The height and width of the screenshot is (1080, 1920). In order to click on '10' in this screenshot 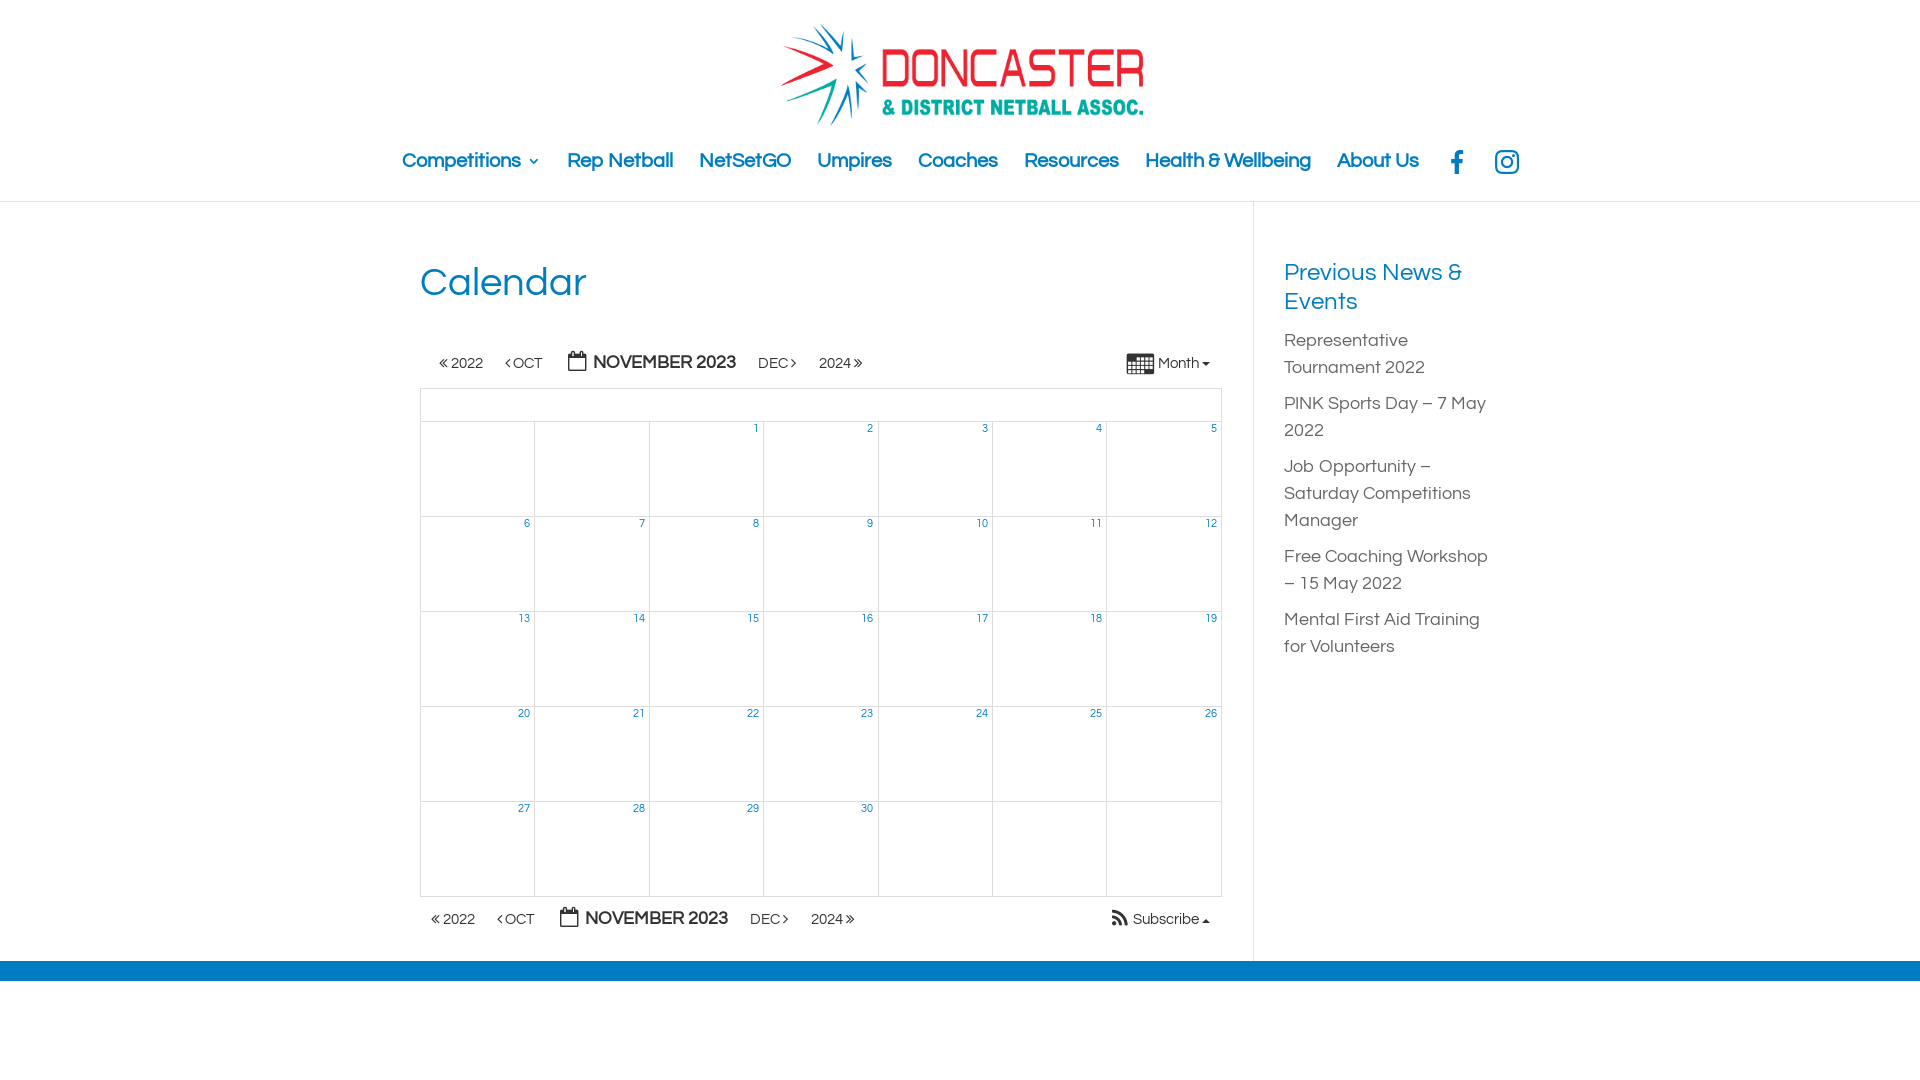, I will do `click(975, 522)`.